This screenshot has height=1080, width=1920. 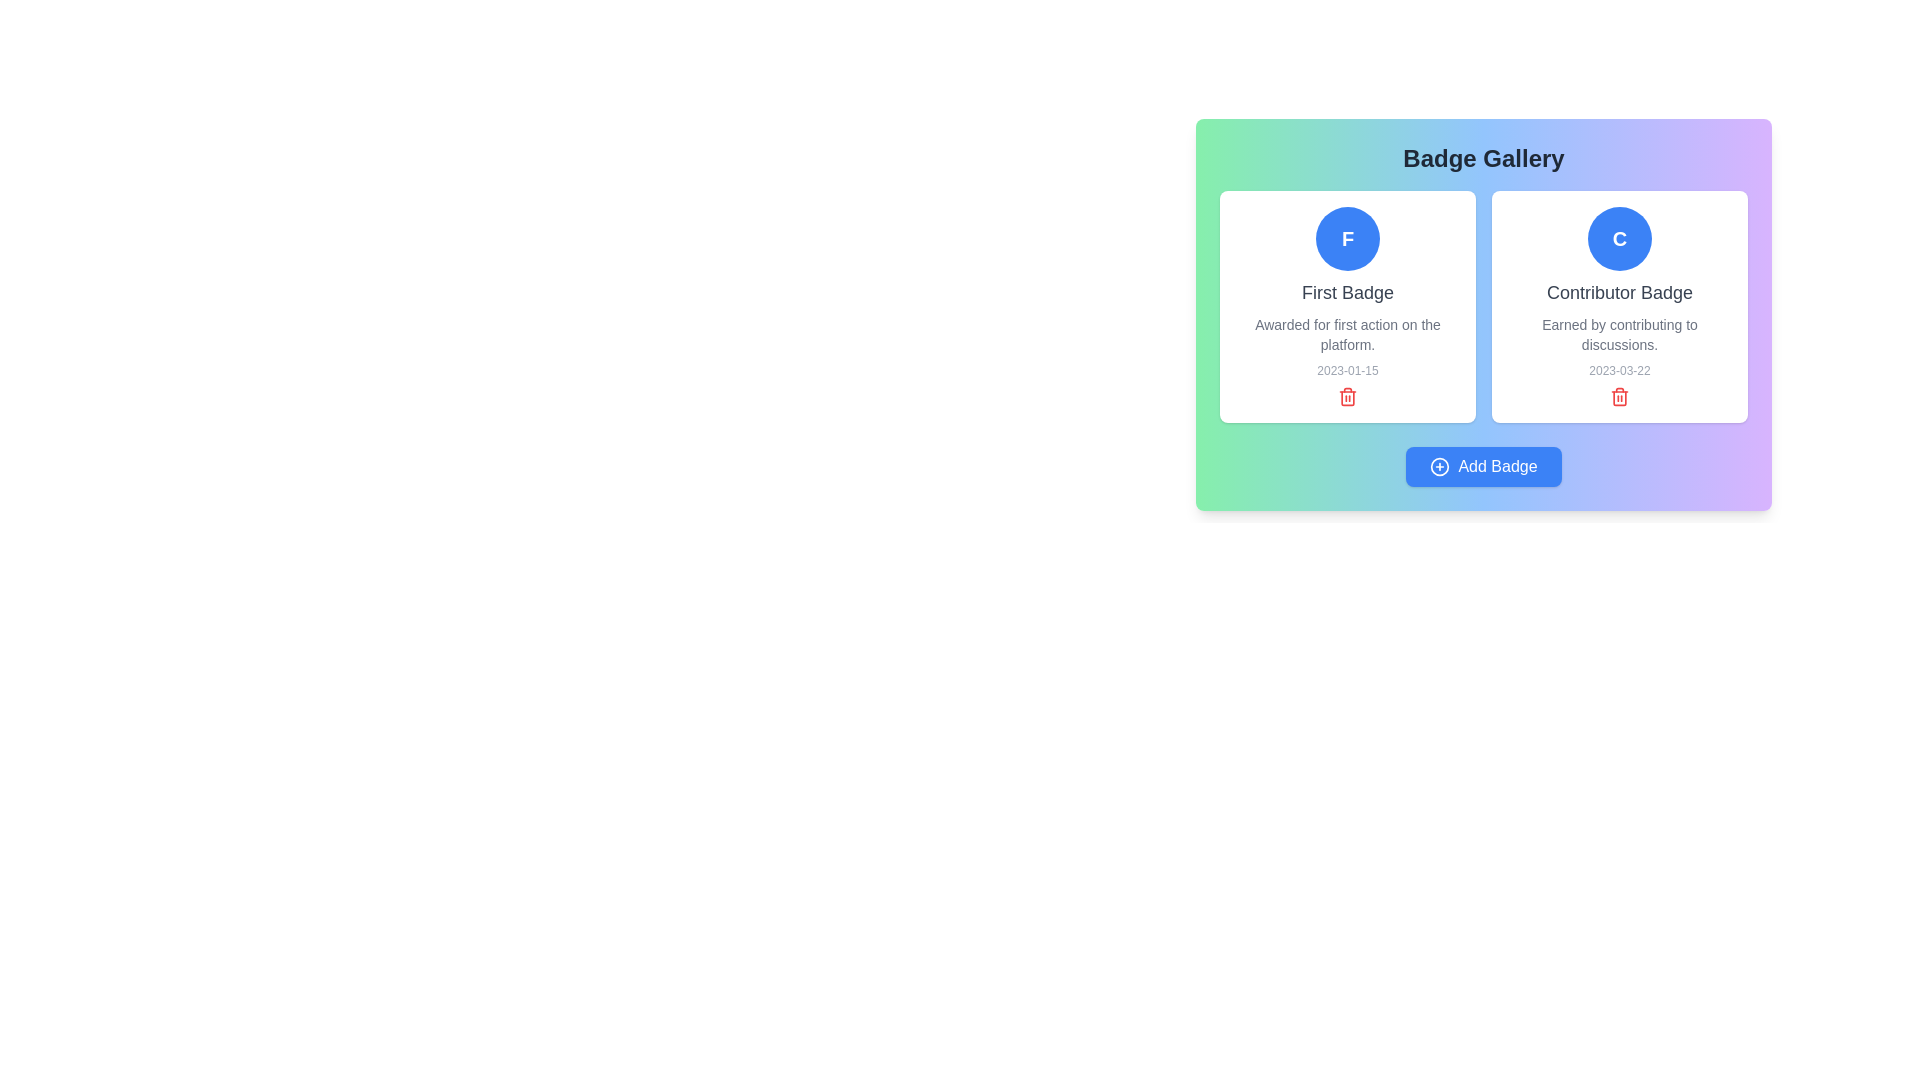 I want to click on the static text block that describes the 'First Badge' located in the bottom half of the left card in the 'Badge Gallery' section, so click(x=1348, y=334).